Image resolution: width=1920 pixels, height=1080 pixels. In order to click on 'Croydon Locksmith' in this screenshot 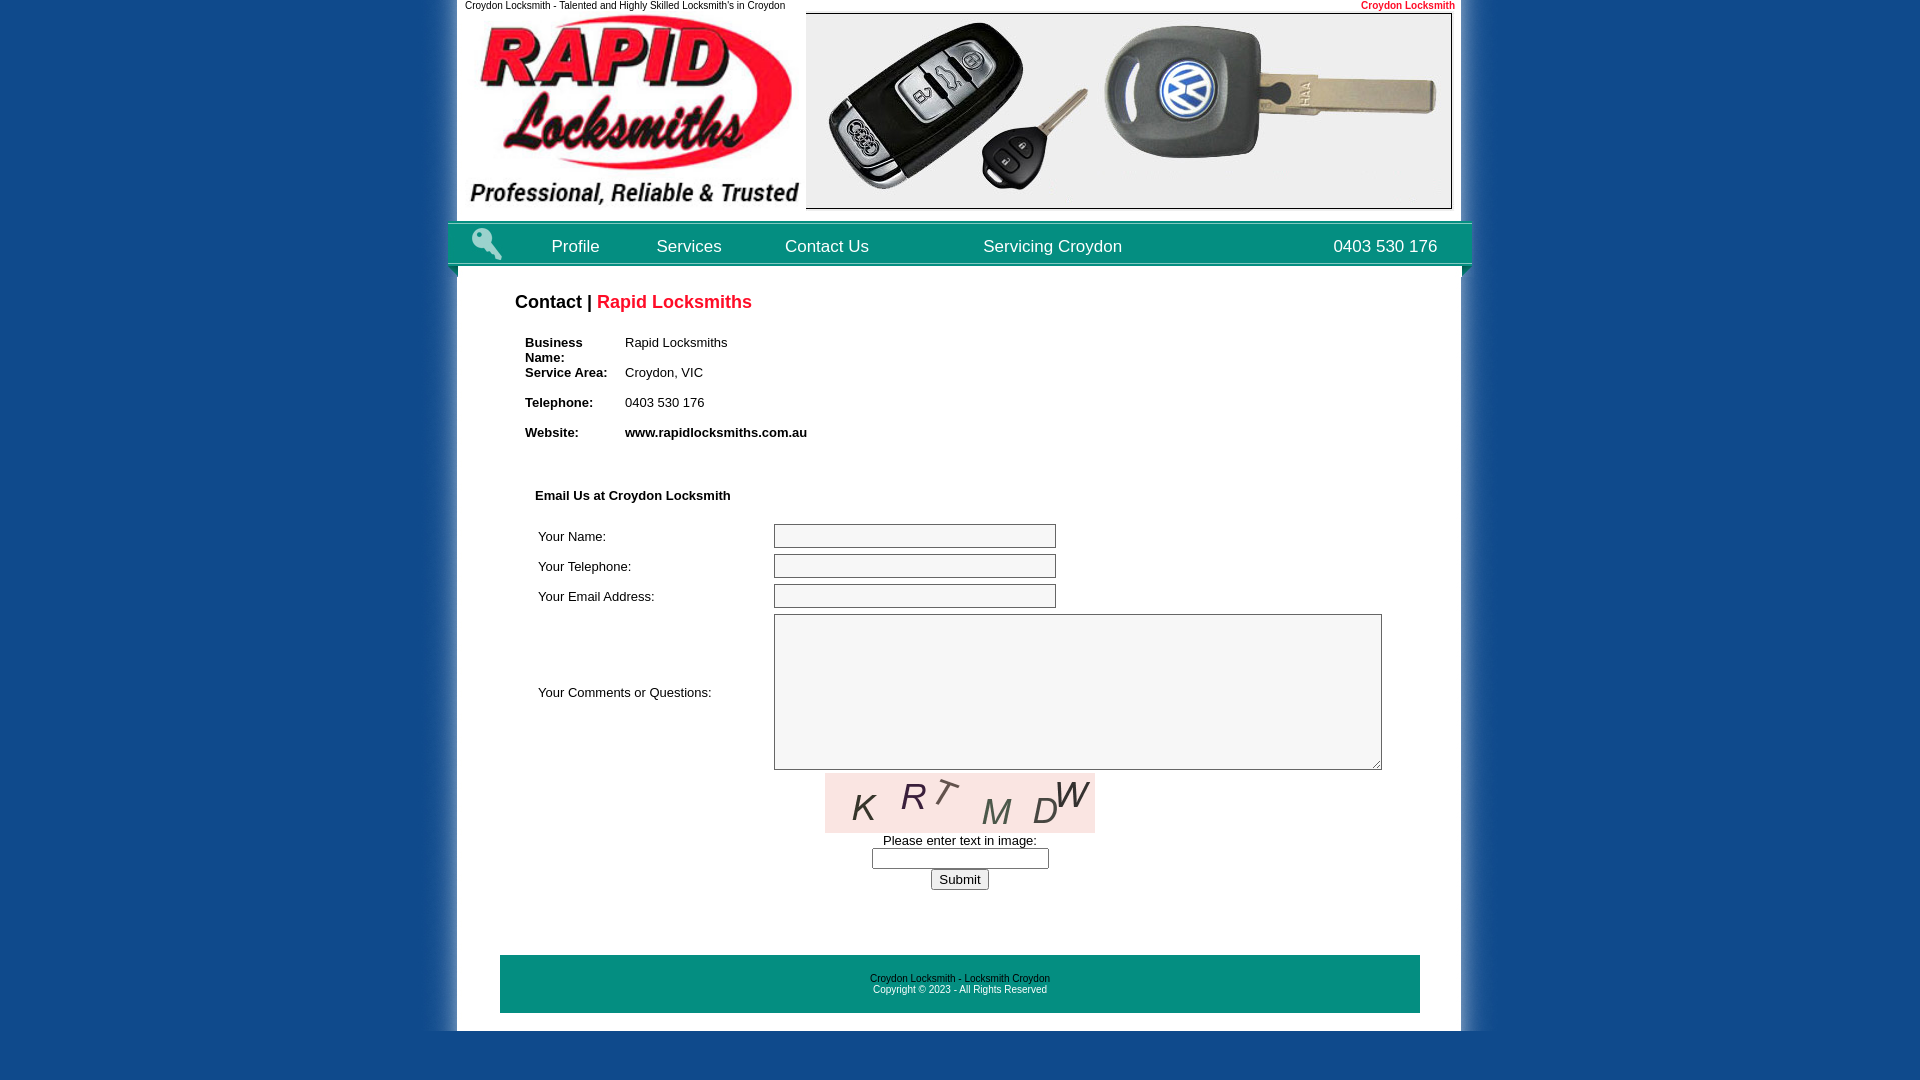, I will do `click(1360, 5)`.